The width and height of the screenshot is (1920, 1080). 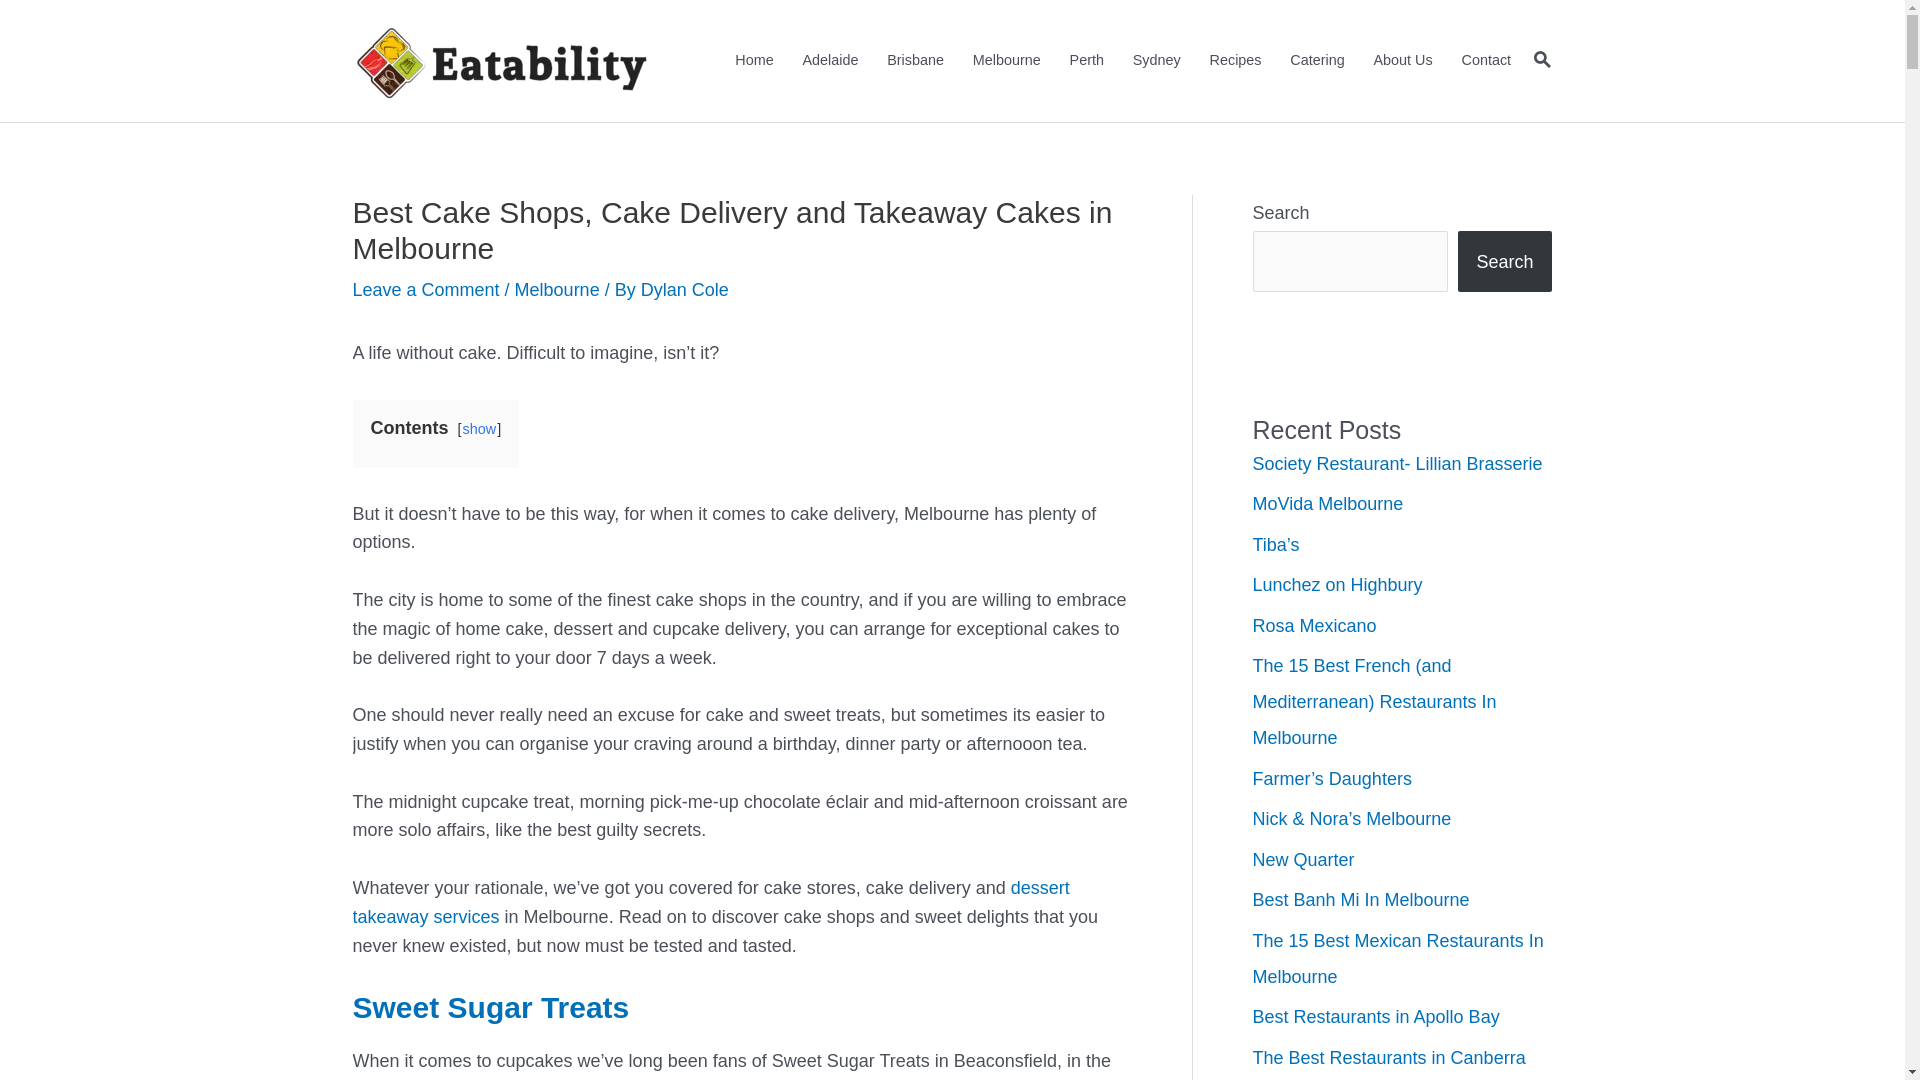 What do you see at coordinates (480, 427) in the screenshot?
I see `'show'` at bounding box center [480, 427].